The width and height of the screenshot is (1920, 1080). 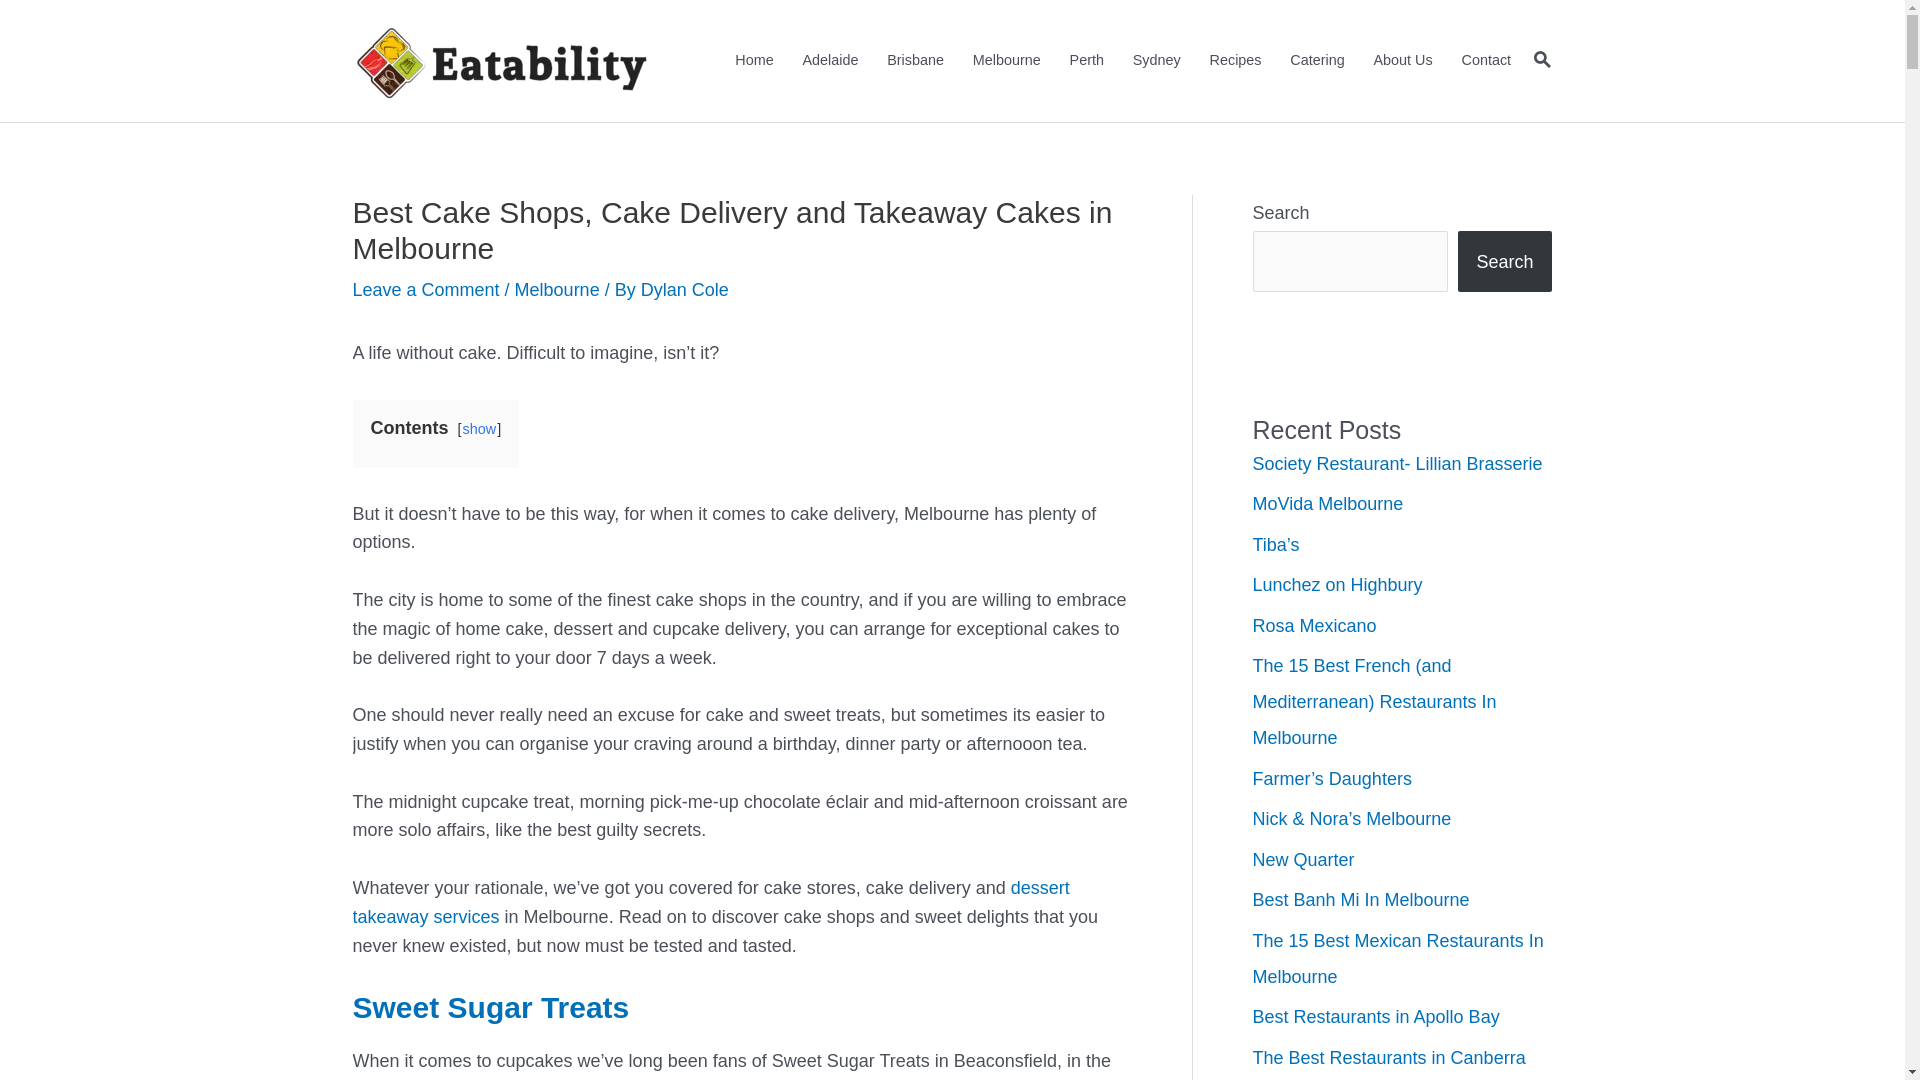 What do you see at coordinates (480, 427) in the screenshot?
I see `'show'` at bounding box center [480, 427].